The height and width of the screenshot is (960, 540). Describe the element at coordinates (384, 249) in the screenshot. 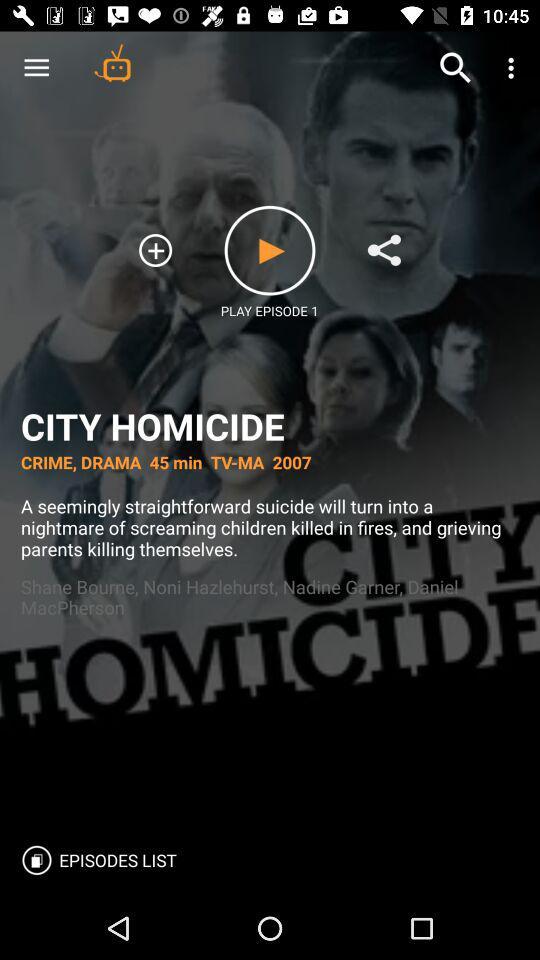

I see `the icon above city homicide icon` at that location.